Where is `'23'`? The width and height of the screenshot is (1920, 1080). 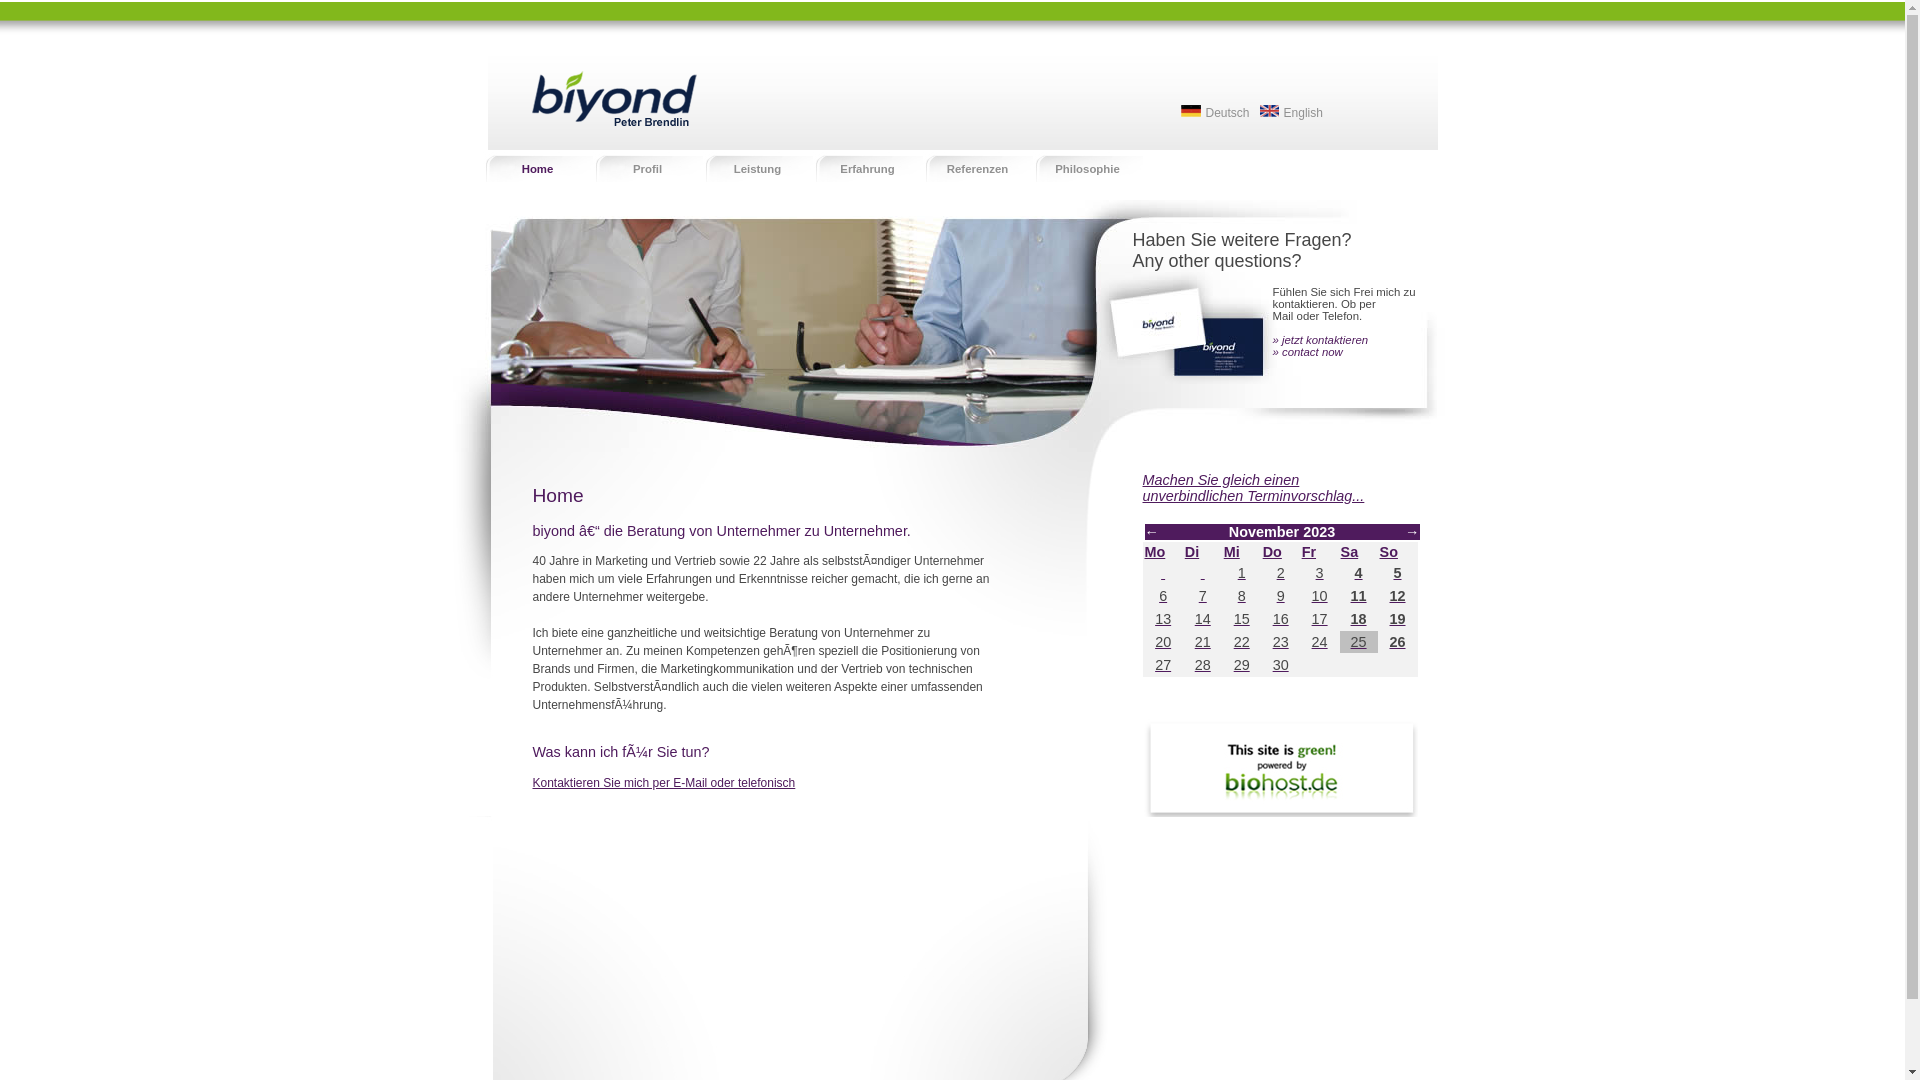 '23' is located at coordinates (1271, 641).